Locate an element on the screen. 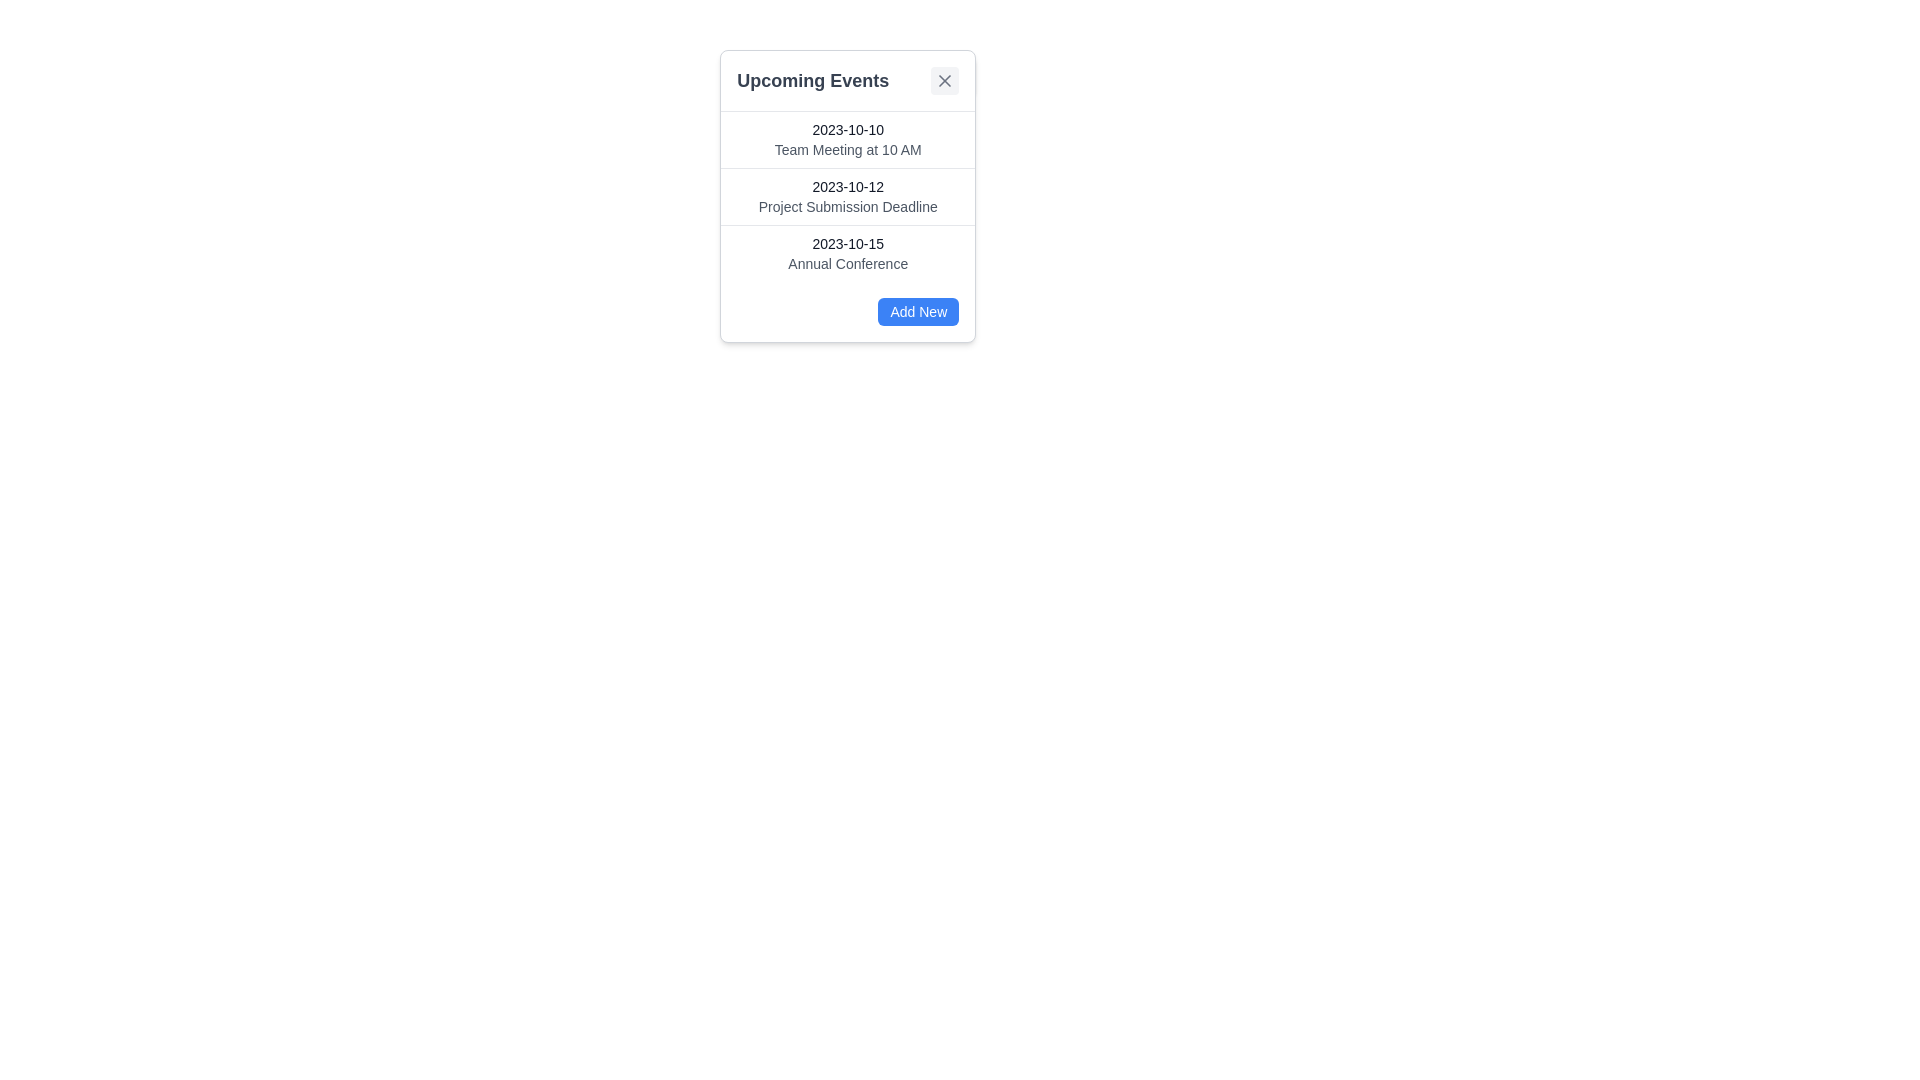  the button located at the bottom-right of the 'Upcoming Events' modal to initiate the action of adding a new event to the list is located at coordinates (917, 312).